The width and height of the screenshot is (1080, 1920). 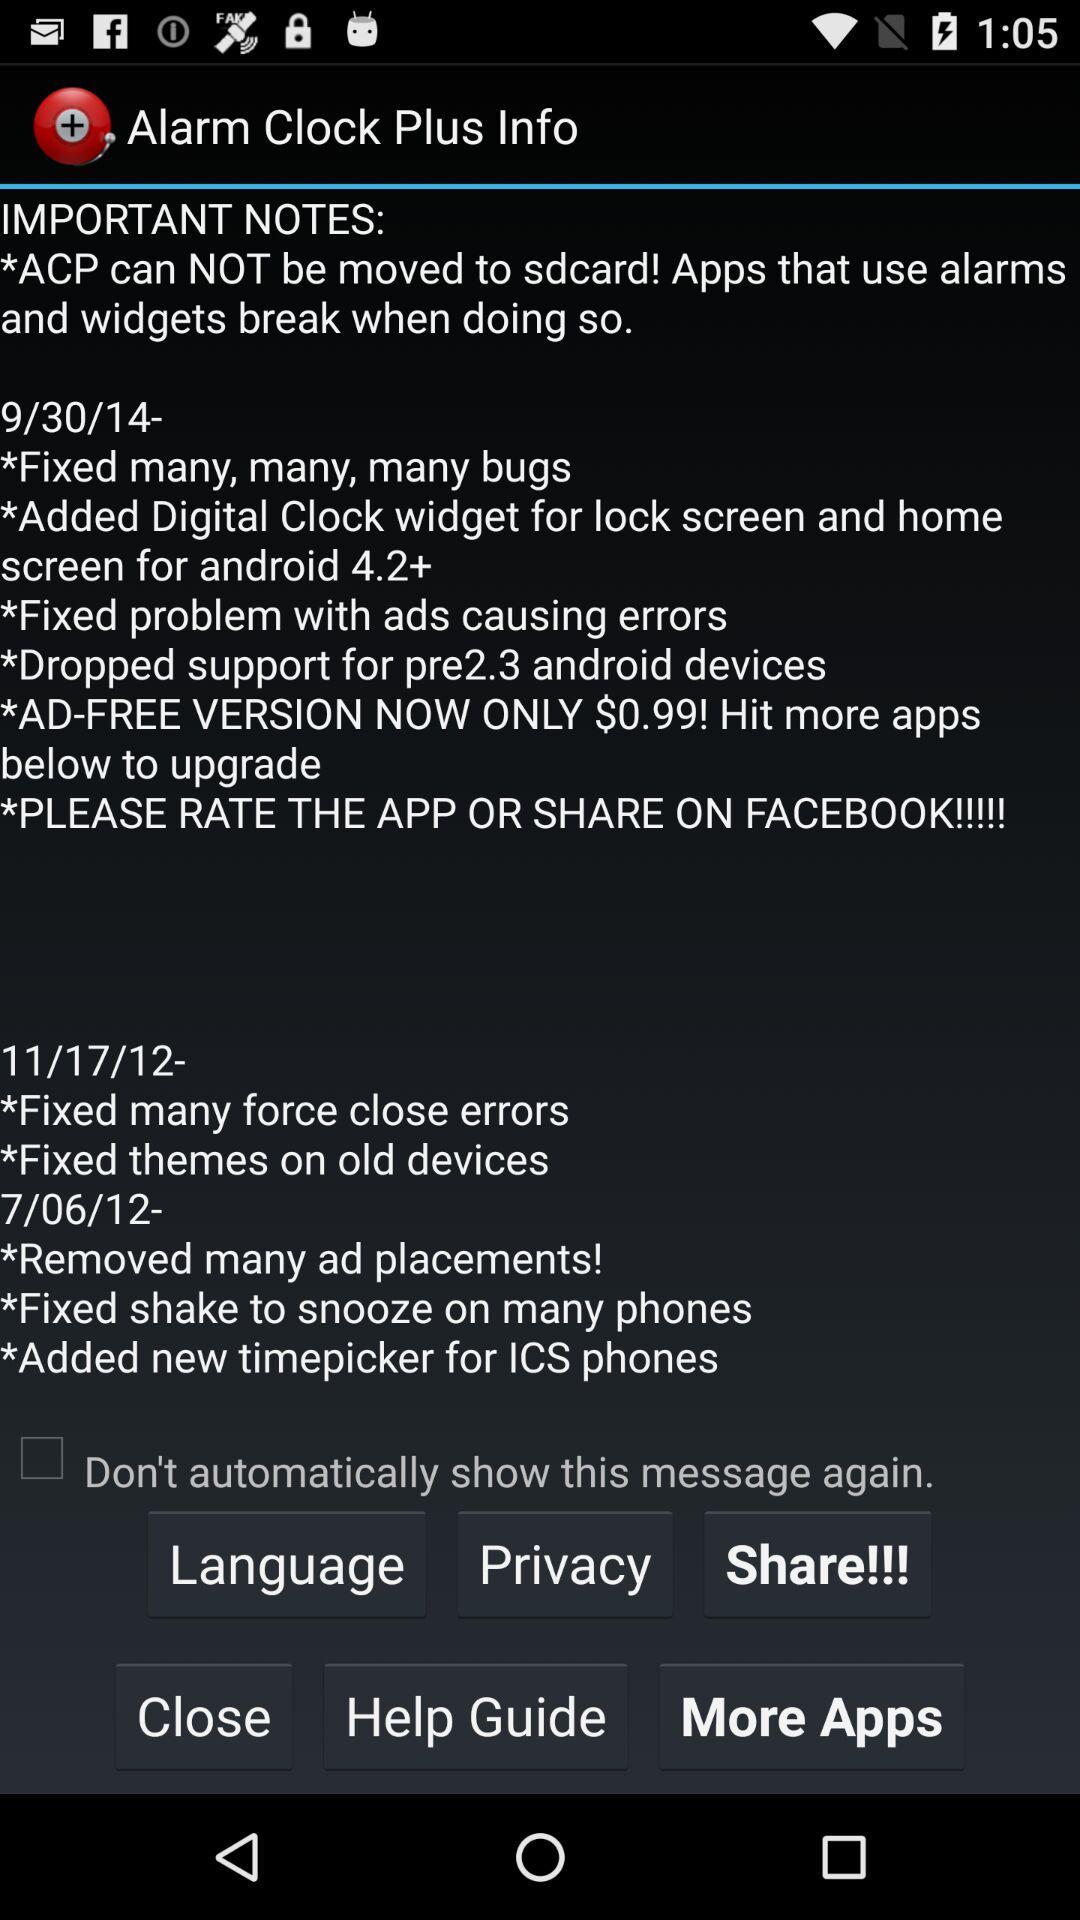 What do you see at coordinates (811, 1714) in the screenshot?
I see `more apps` at bounding box center [811, 1714].